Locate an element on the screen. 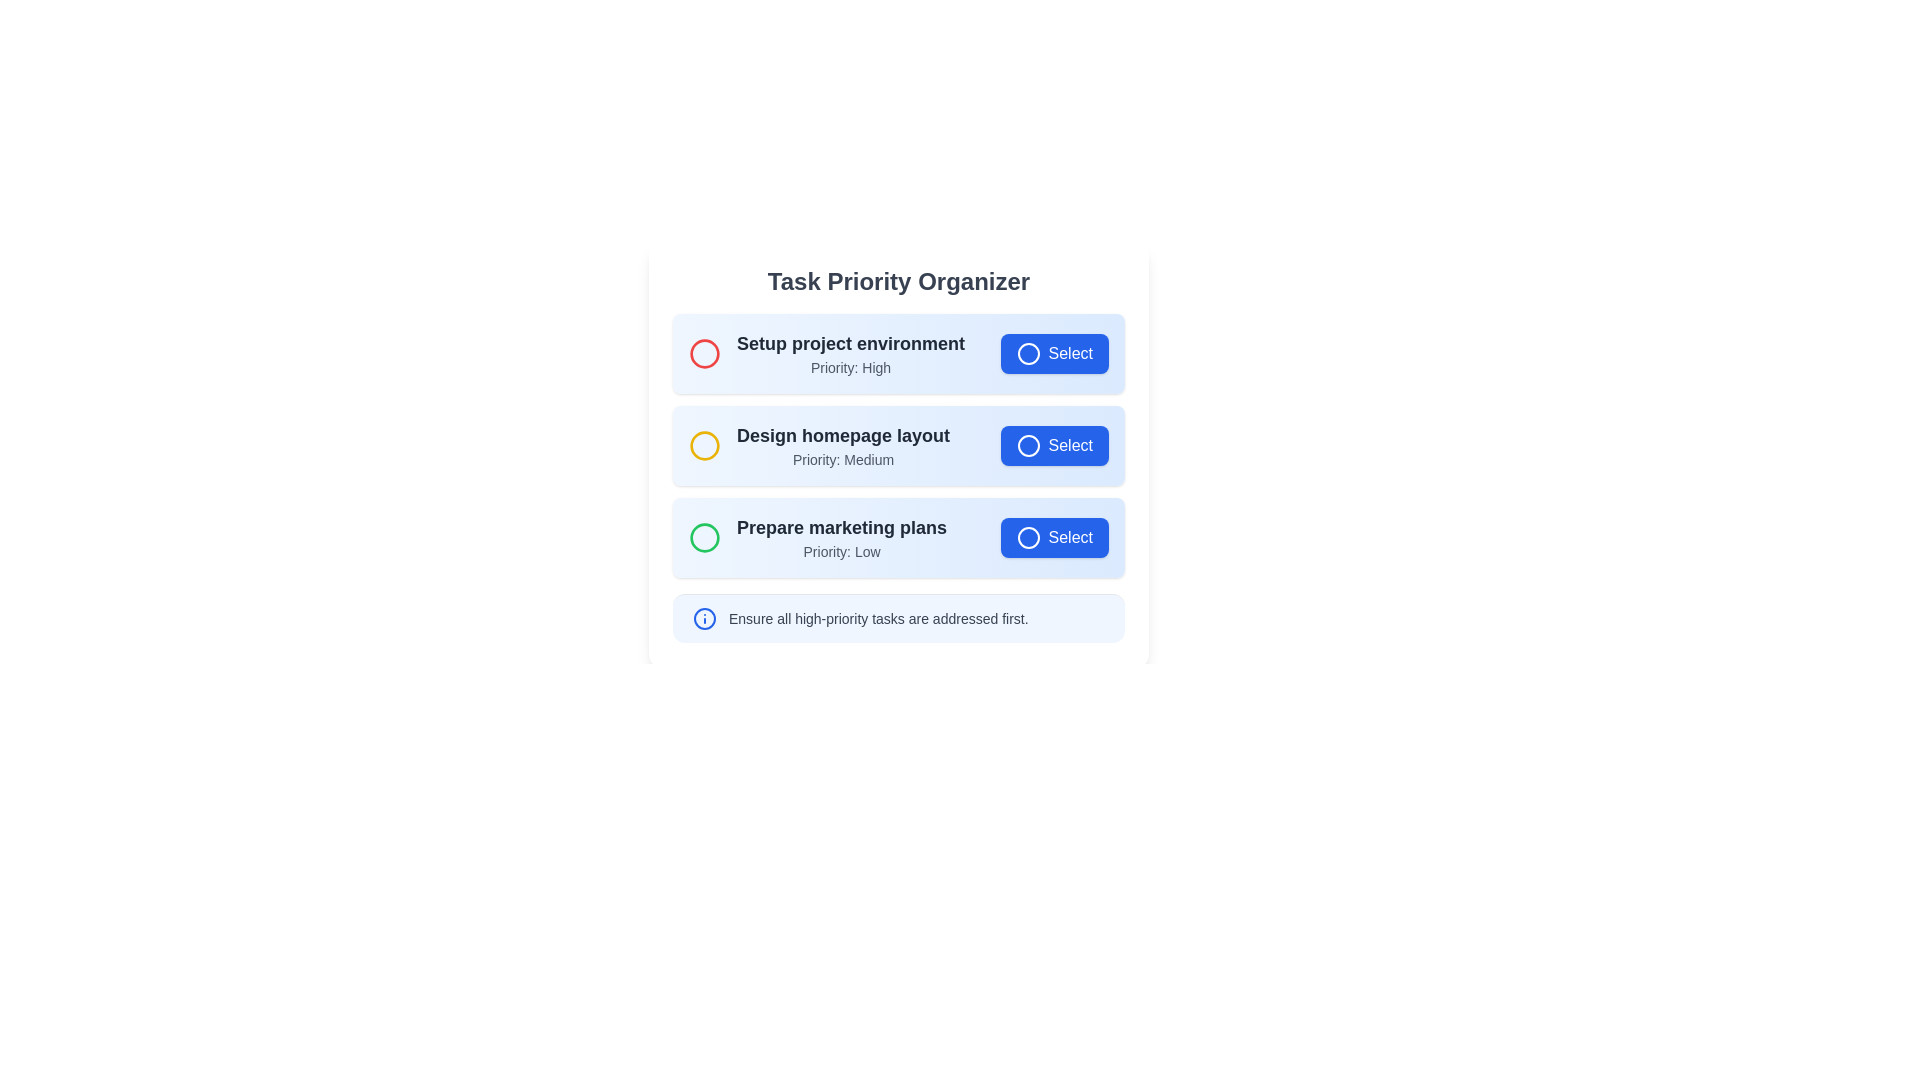 The image size is (1920, 1080). the button associated with 'Prepare marketing plans' and 'Priority: Low' is located at coordinates (1053, 536).